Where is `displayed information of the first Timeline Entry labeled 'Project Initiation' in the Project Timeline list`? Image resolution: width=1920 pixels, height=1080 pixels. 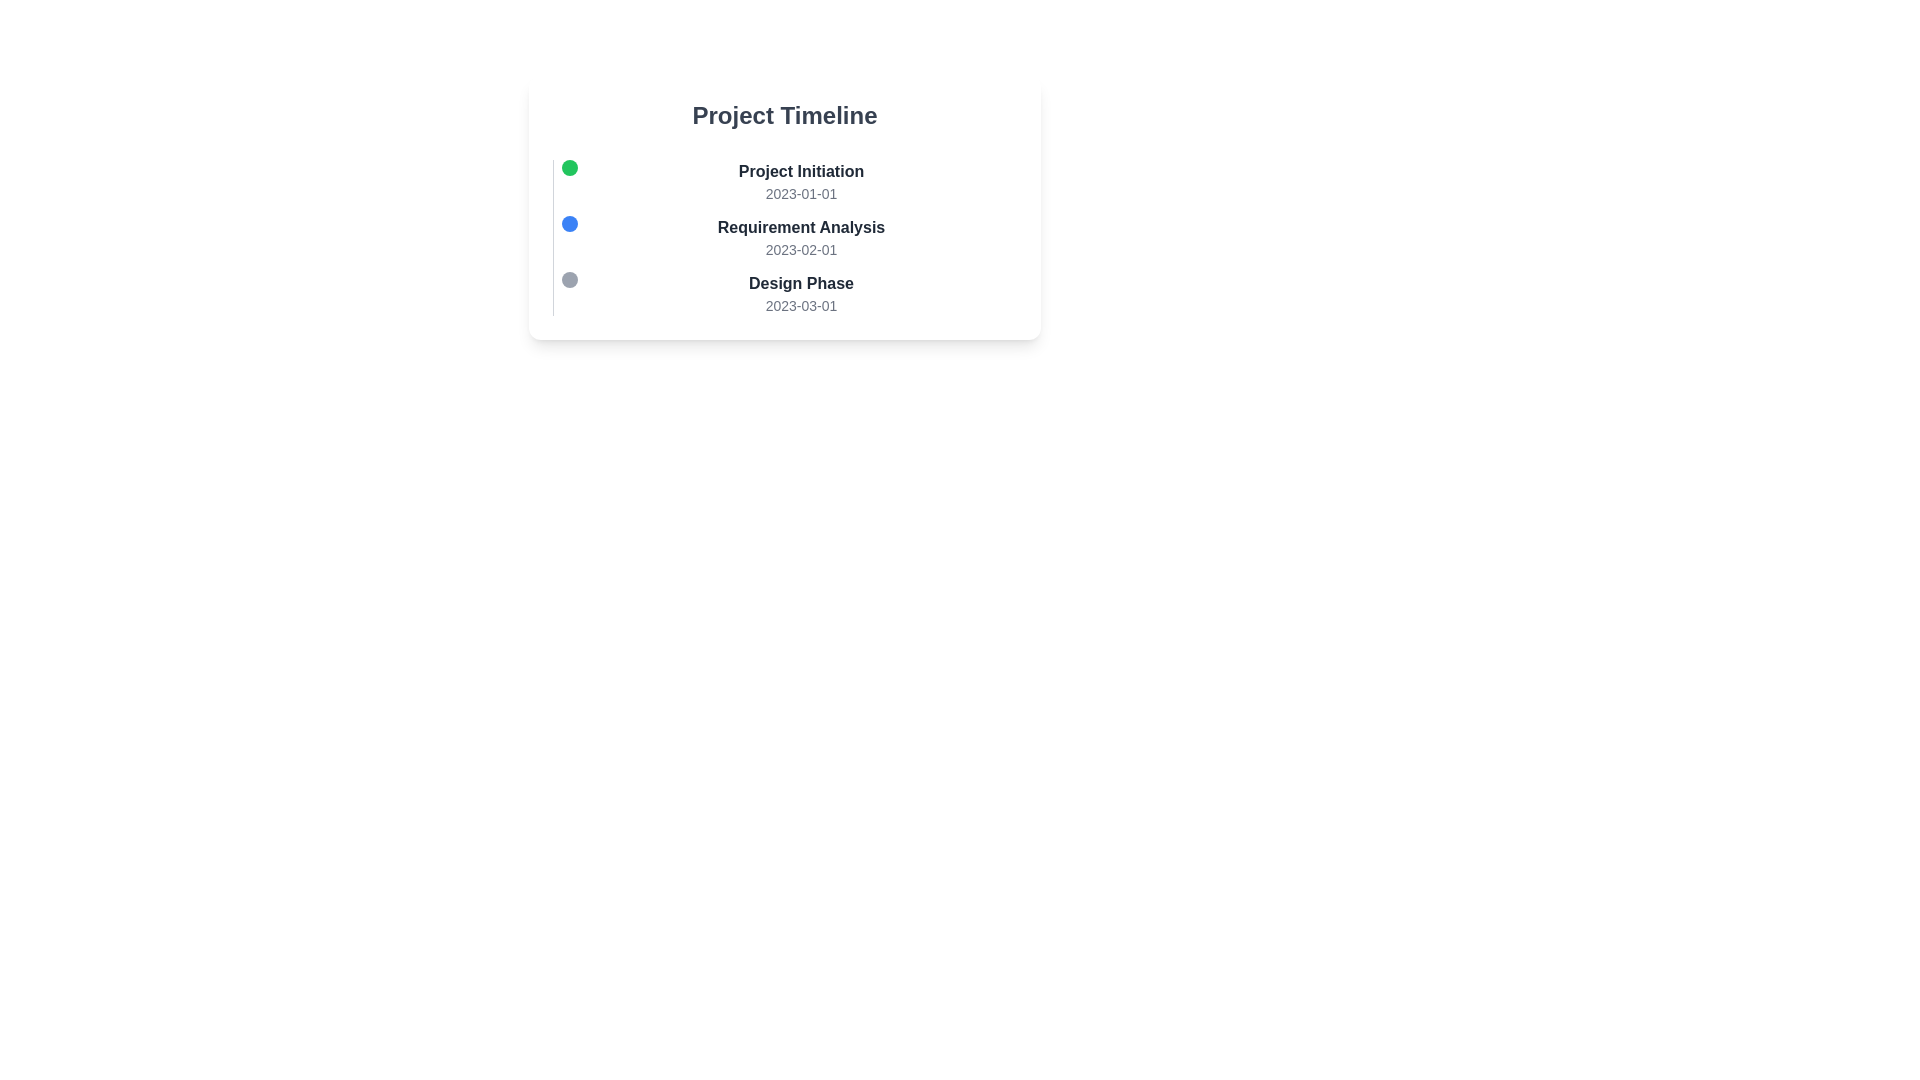 displayed information of the first Timeline Entry labeled 'Project Initiation' in the Project Timeline list is located at coordinates (792, 181).